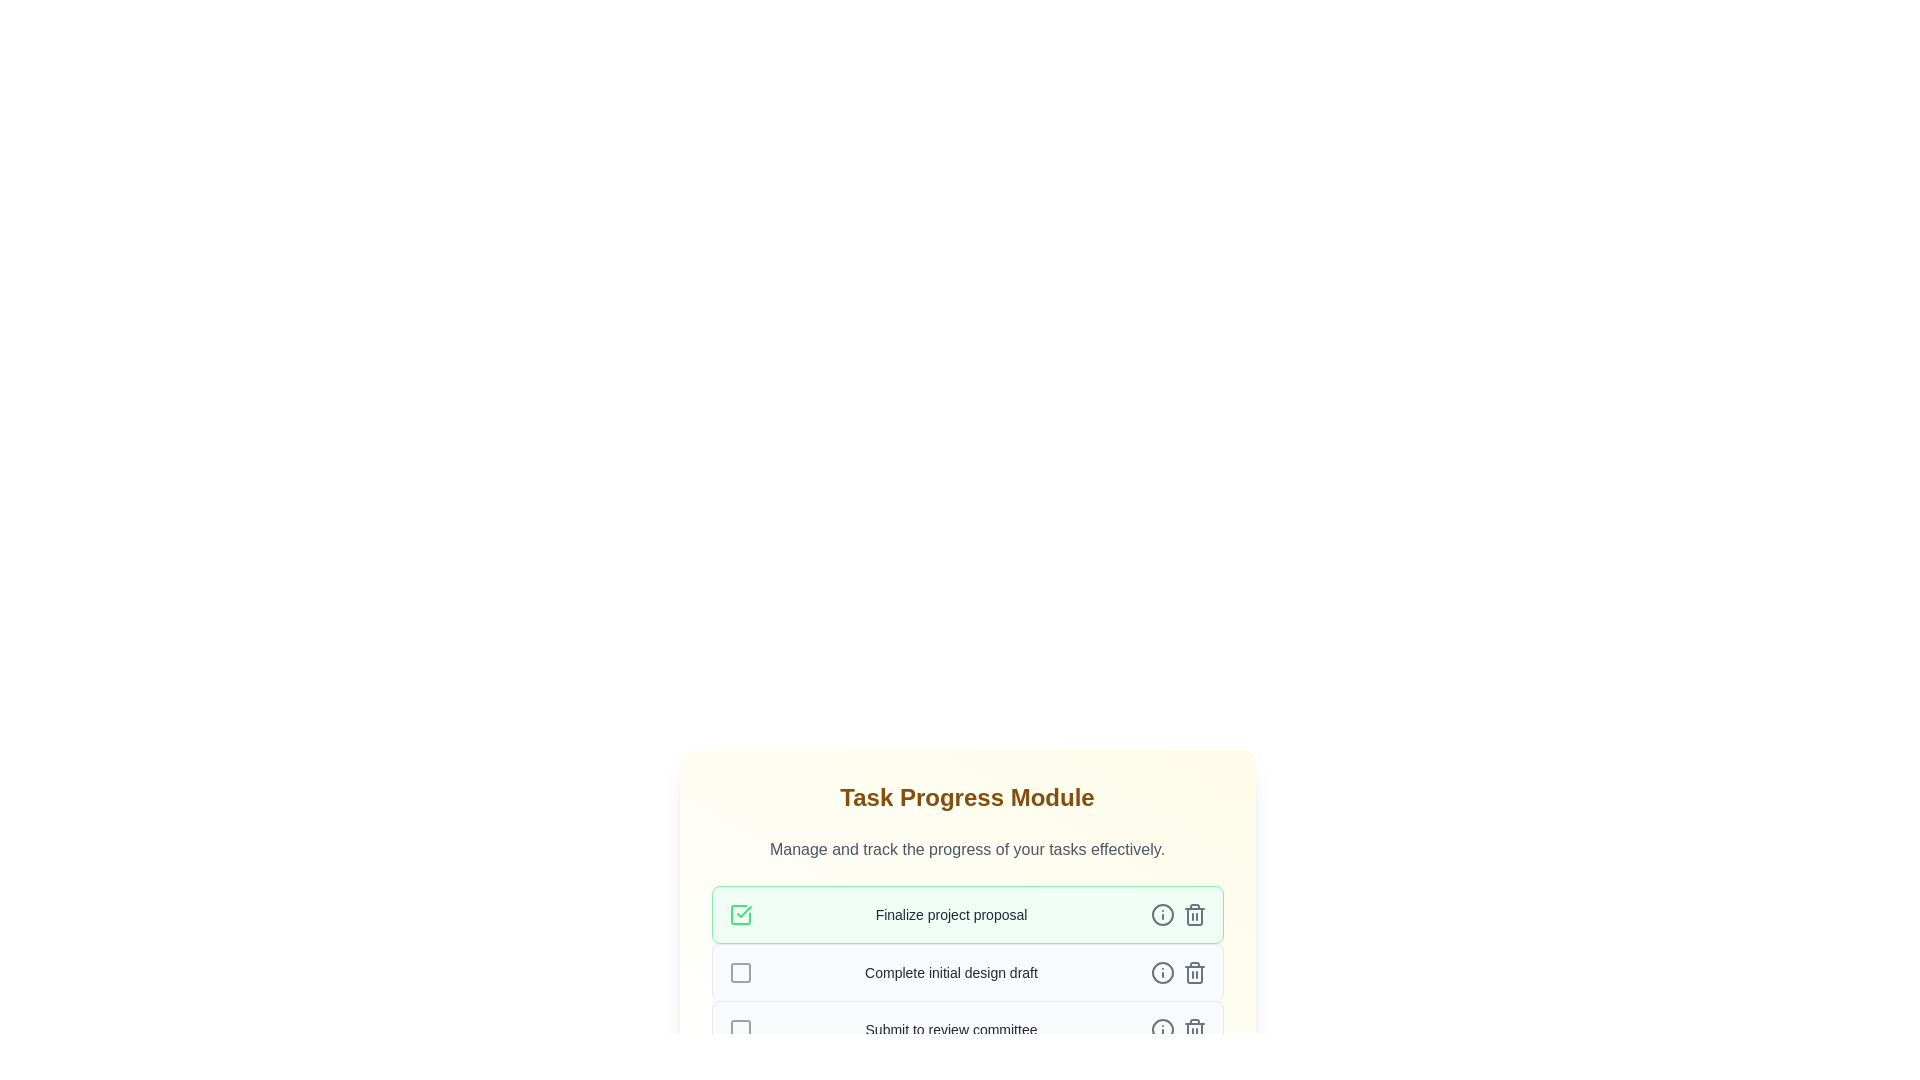 This screenshot has width=1920, height=1080. Describe the element at coordinates (1162, 914) in the screenshot. I see `the informational icon located to the right of the task title 'Finalize project proposal' and before the trash icon by moving the cursor to it` at that location.